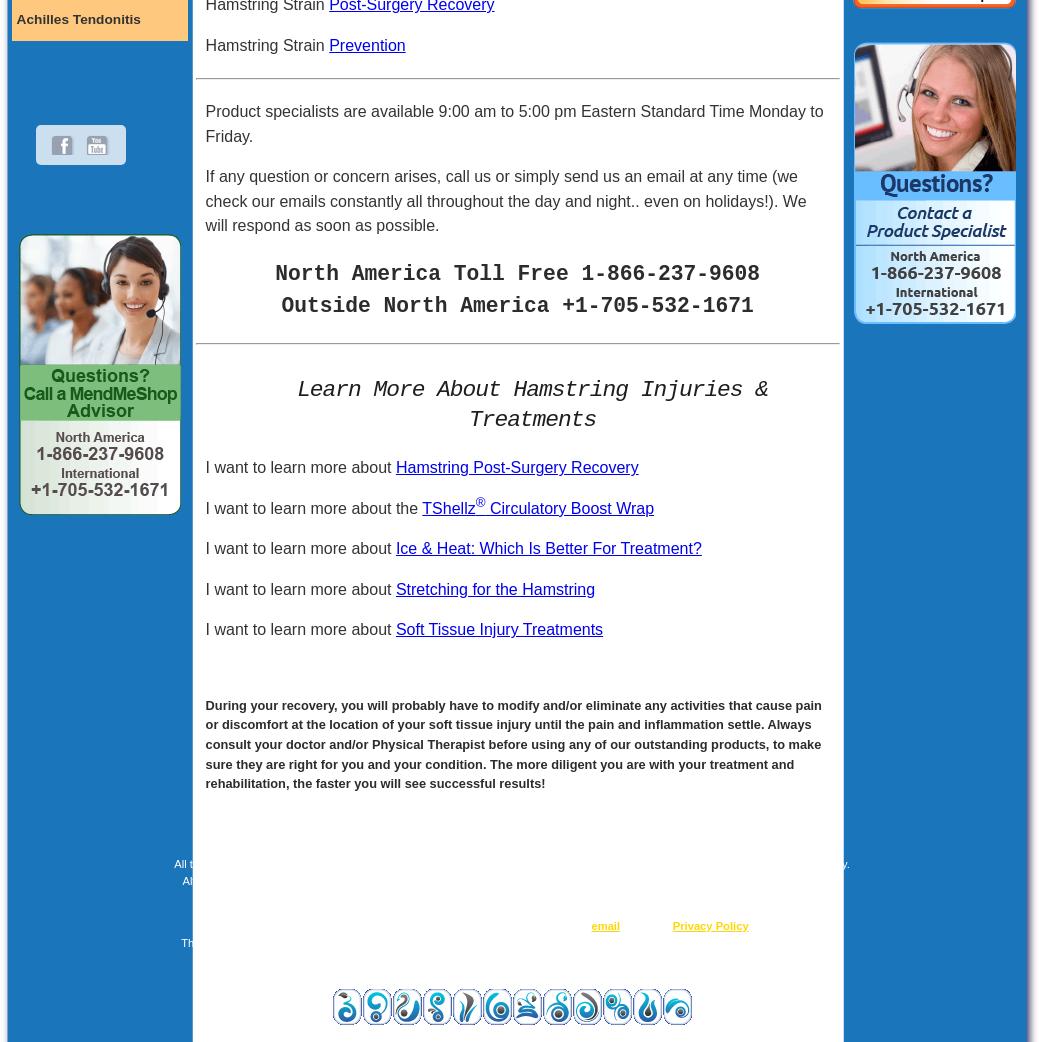 The height and width of the screenshot is (1042, 1039). What do you see at coordinates (267, 43) in the screenshot?
I see `'Hamstring Strain'` at bounding box center [267, 43].